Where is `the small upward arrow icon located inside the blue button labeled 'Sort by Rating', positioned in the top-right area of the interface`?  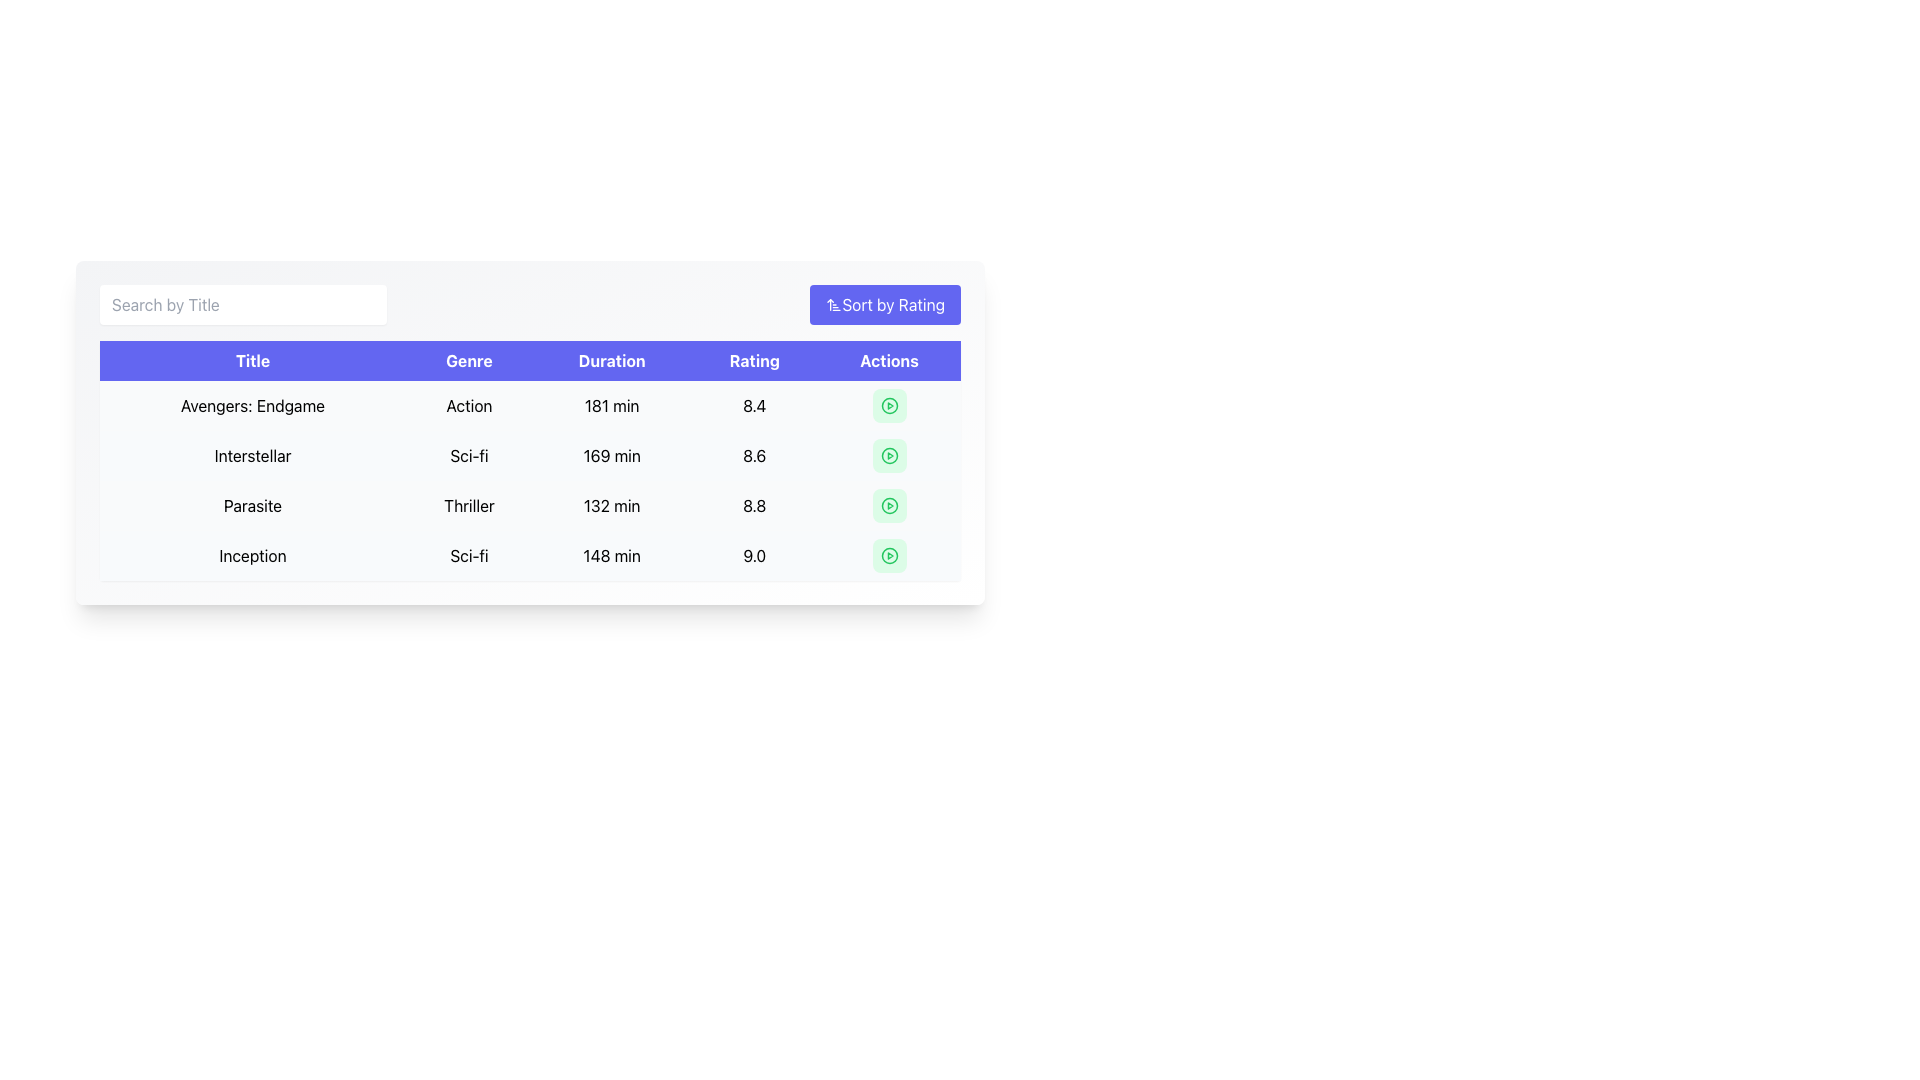 the small upward arrow icon located inside the blue button labeled 'Sort by Rating', positioned in the top-right area of the interface is located at coordinates (834, 304).